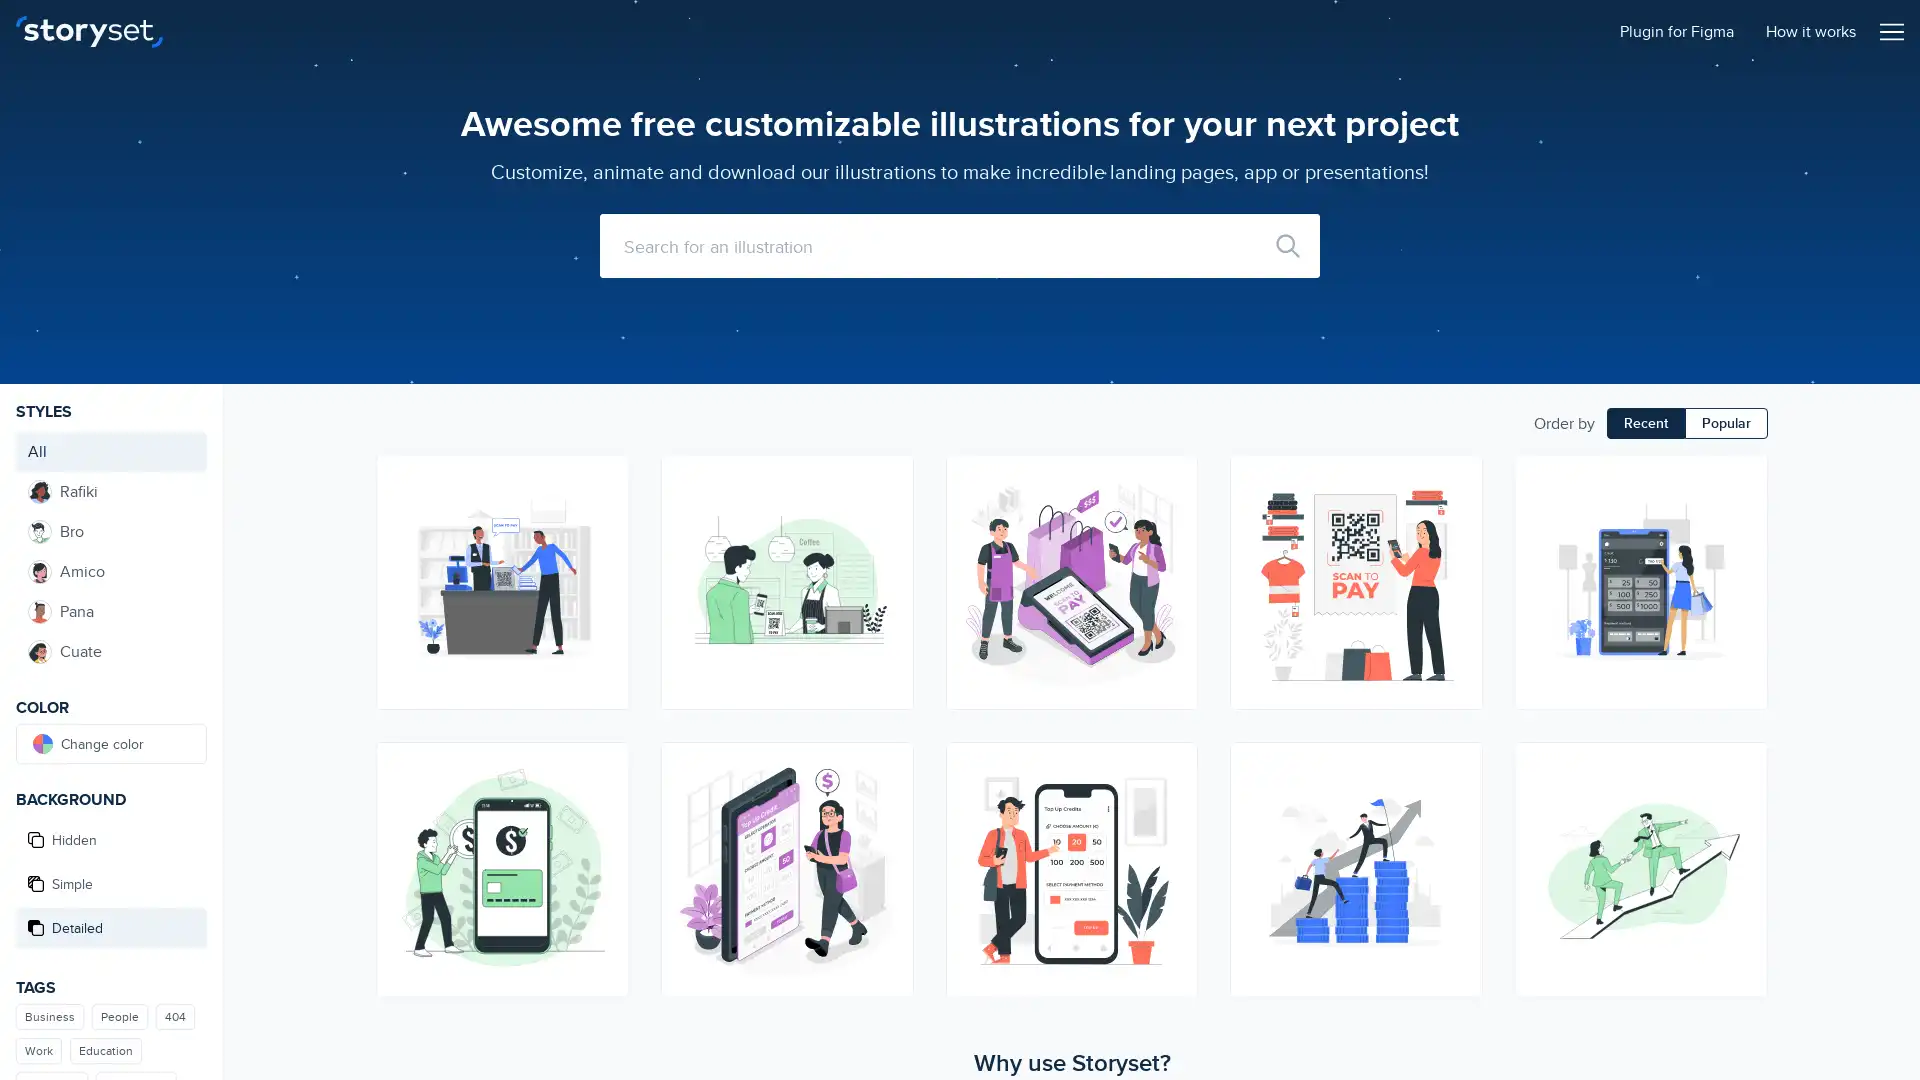 The image size is (1920, 1080). I want to click on wand icon Animate, so click(1172, 765).